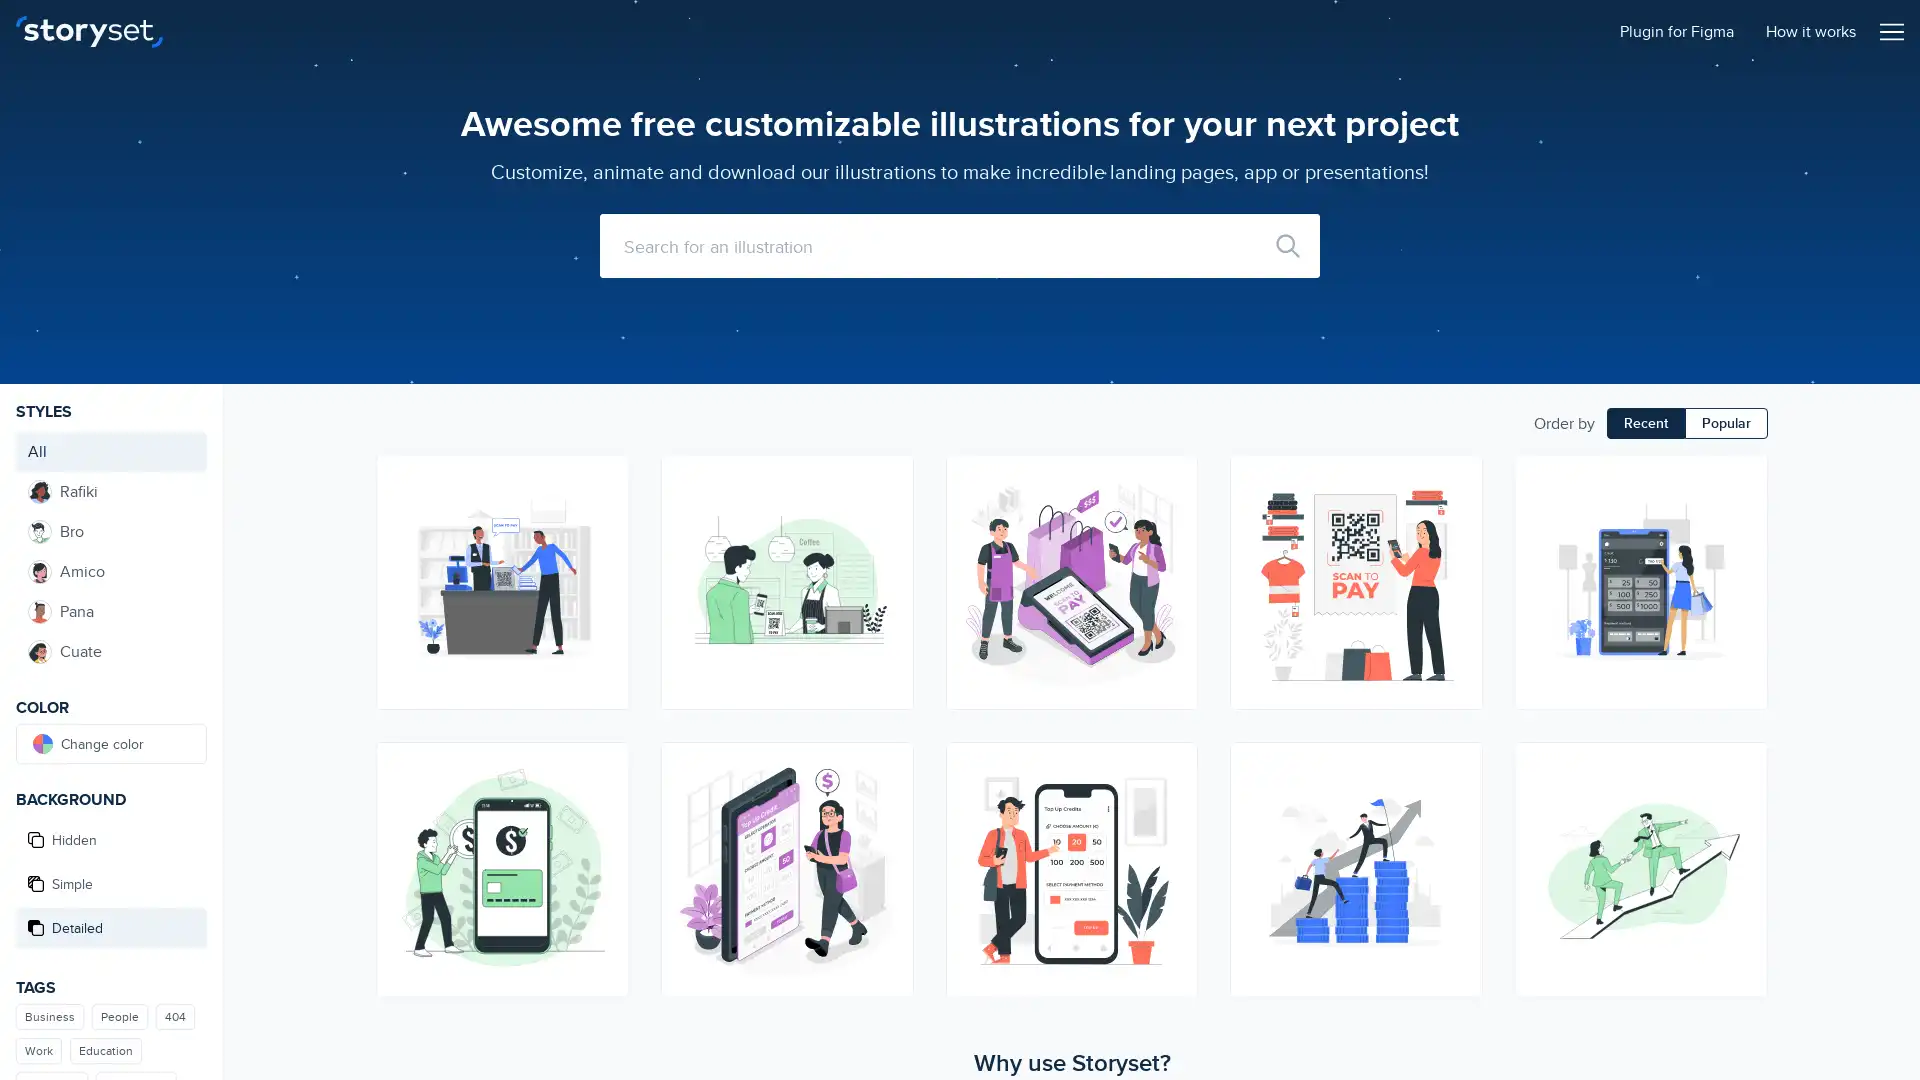 The image size is (1920, 1080). I want to click on wand icon Animate, so click(1172, 765).